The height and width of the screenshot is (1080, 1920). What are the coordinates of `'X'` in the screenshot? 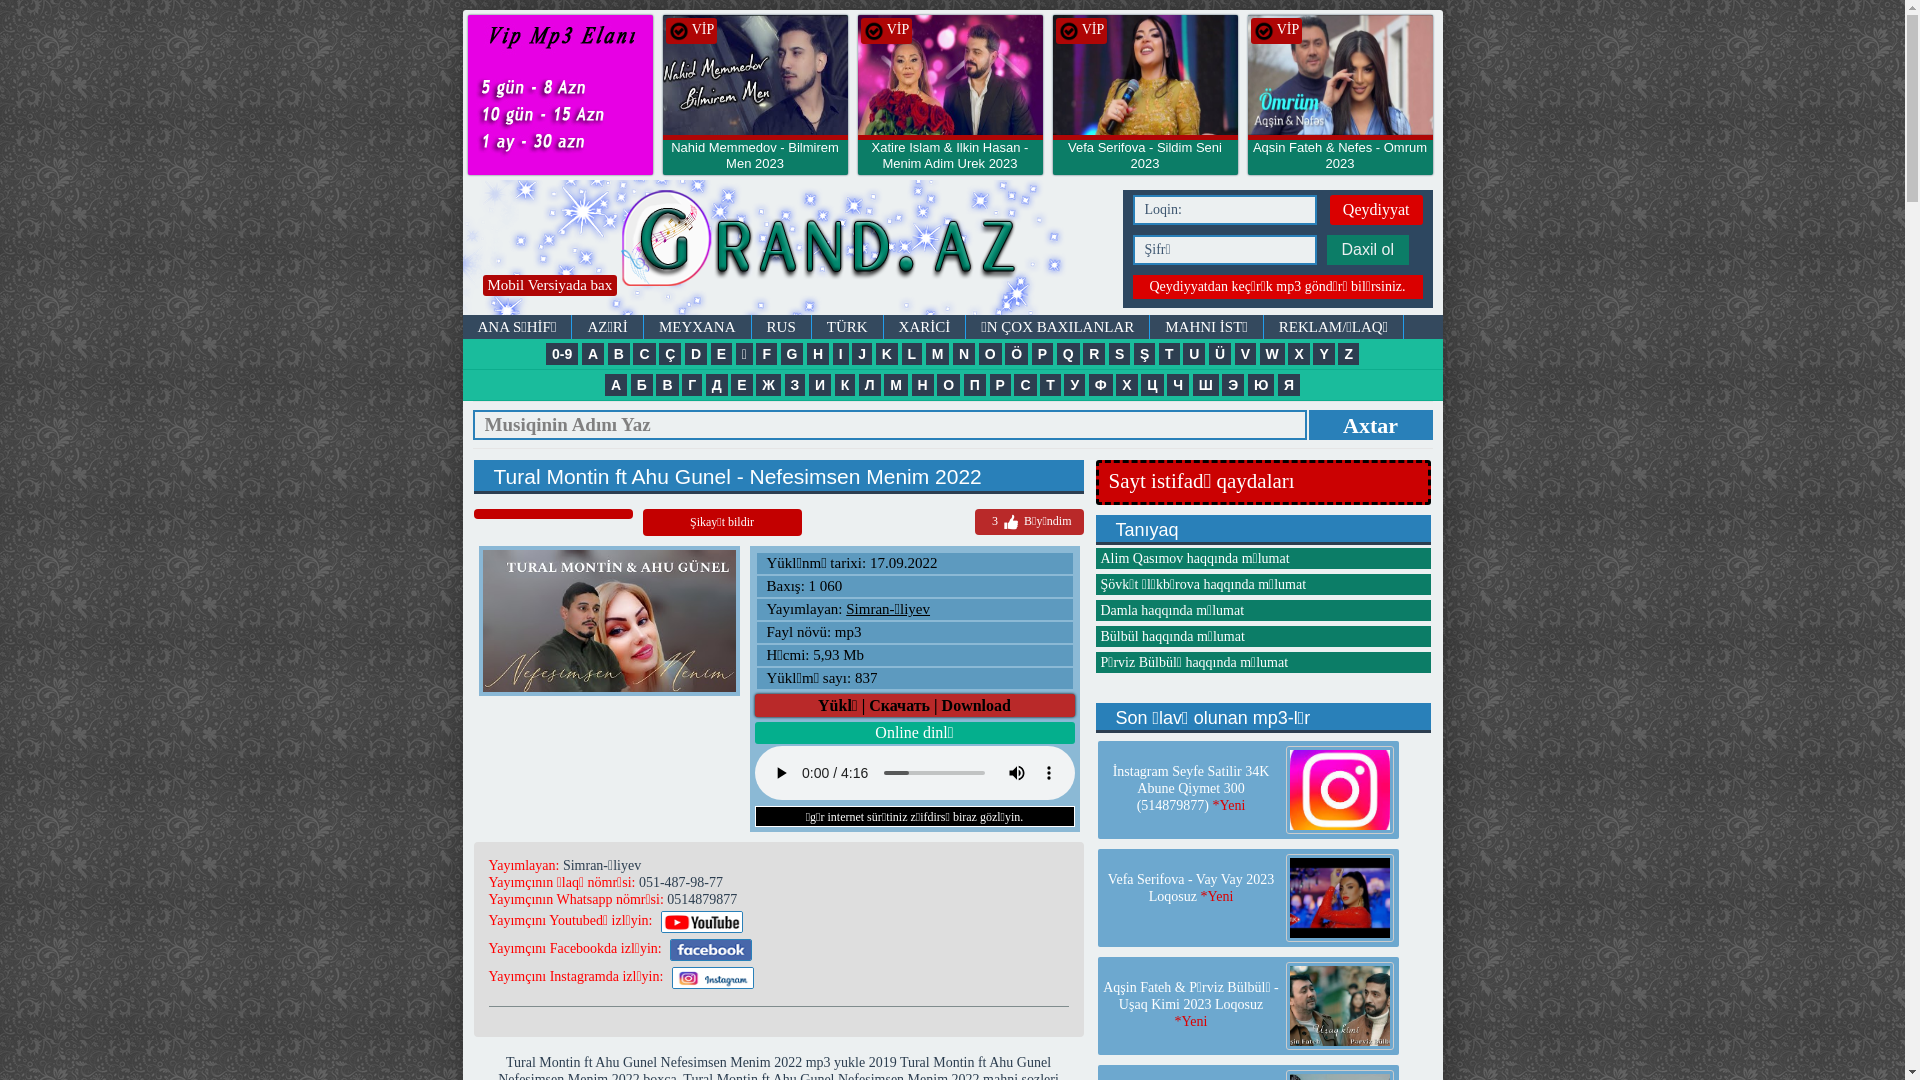 It's located at (1298, 353).